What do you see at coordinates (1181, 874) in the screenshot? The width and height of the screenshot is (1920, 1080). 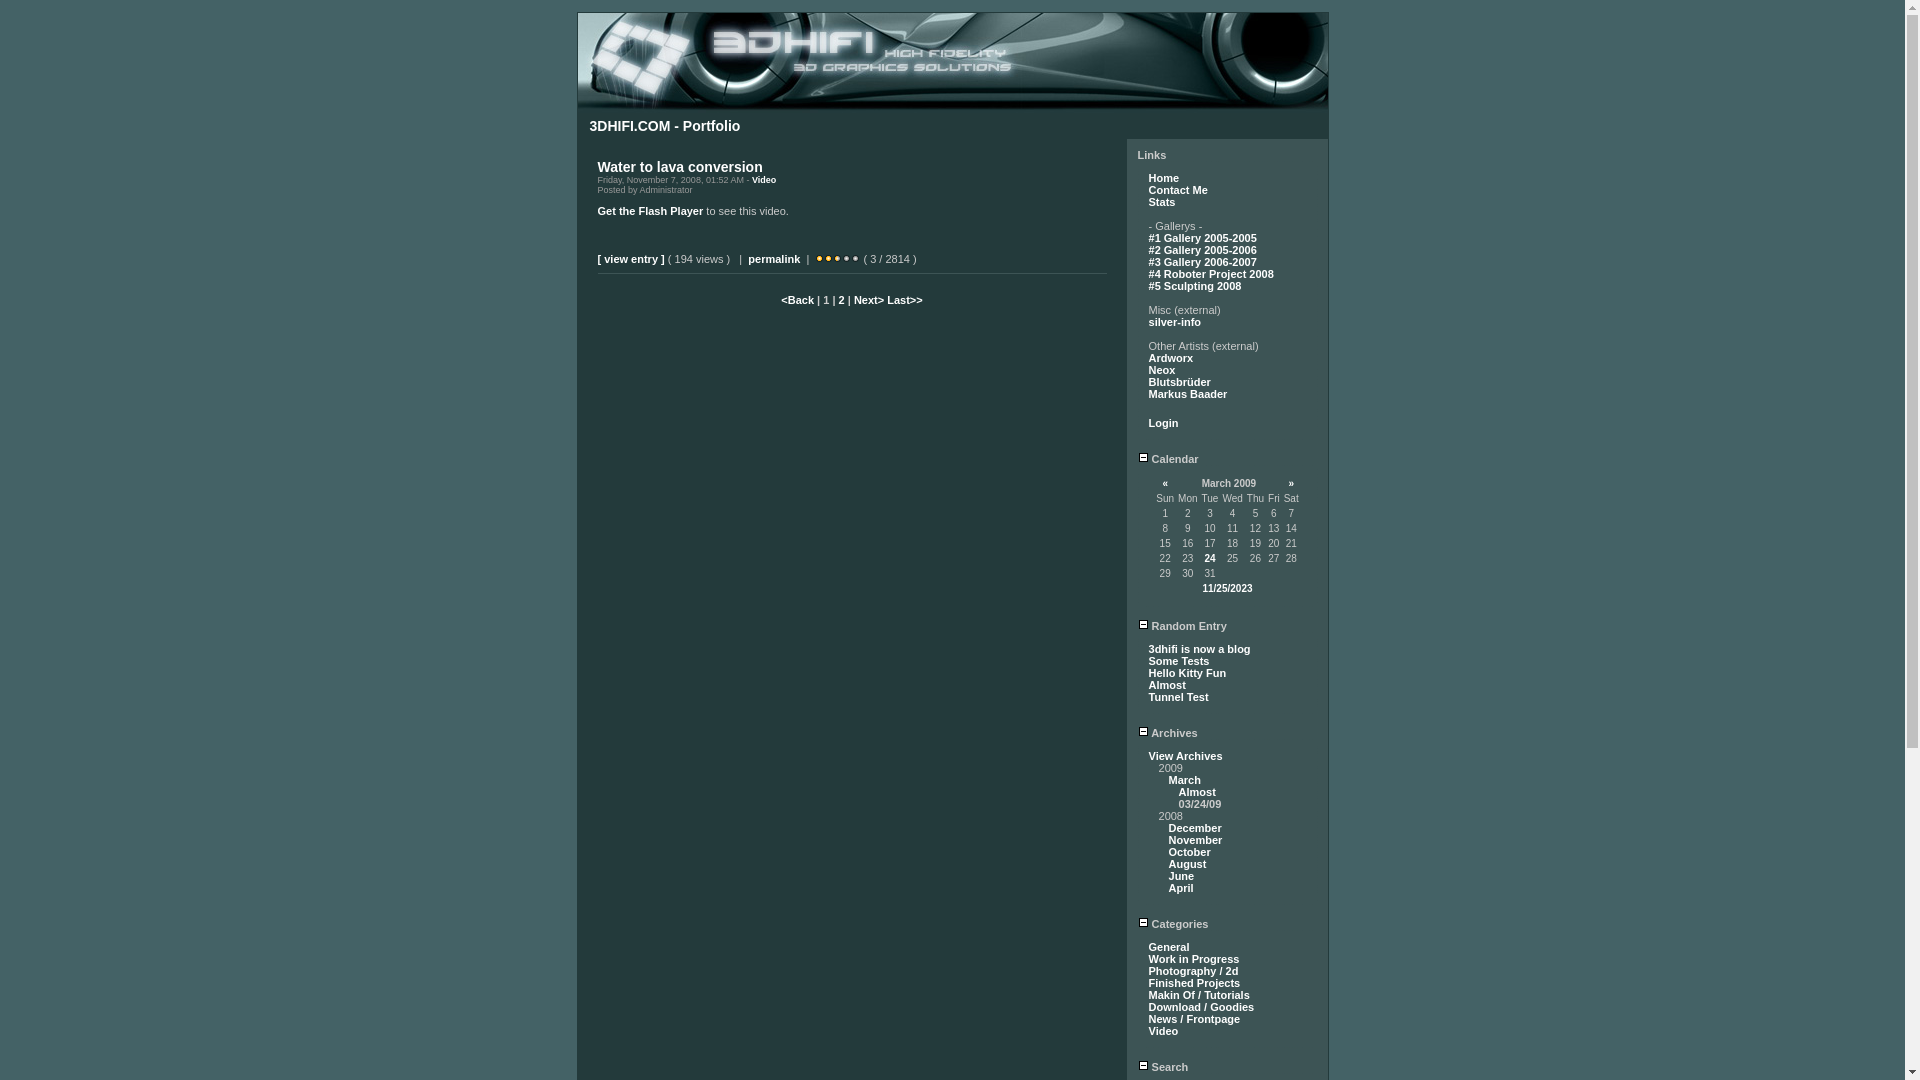 I see `'June'` at bounding box center [1181, 874].